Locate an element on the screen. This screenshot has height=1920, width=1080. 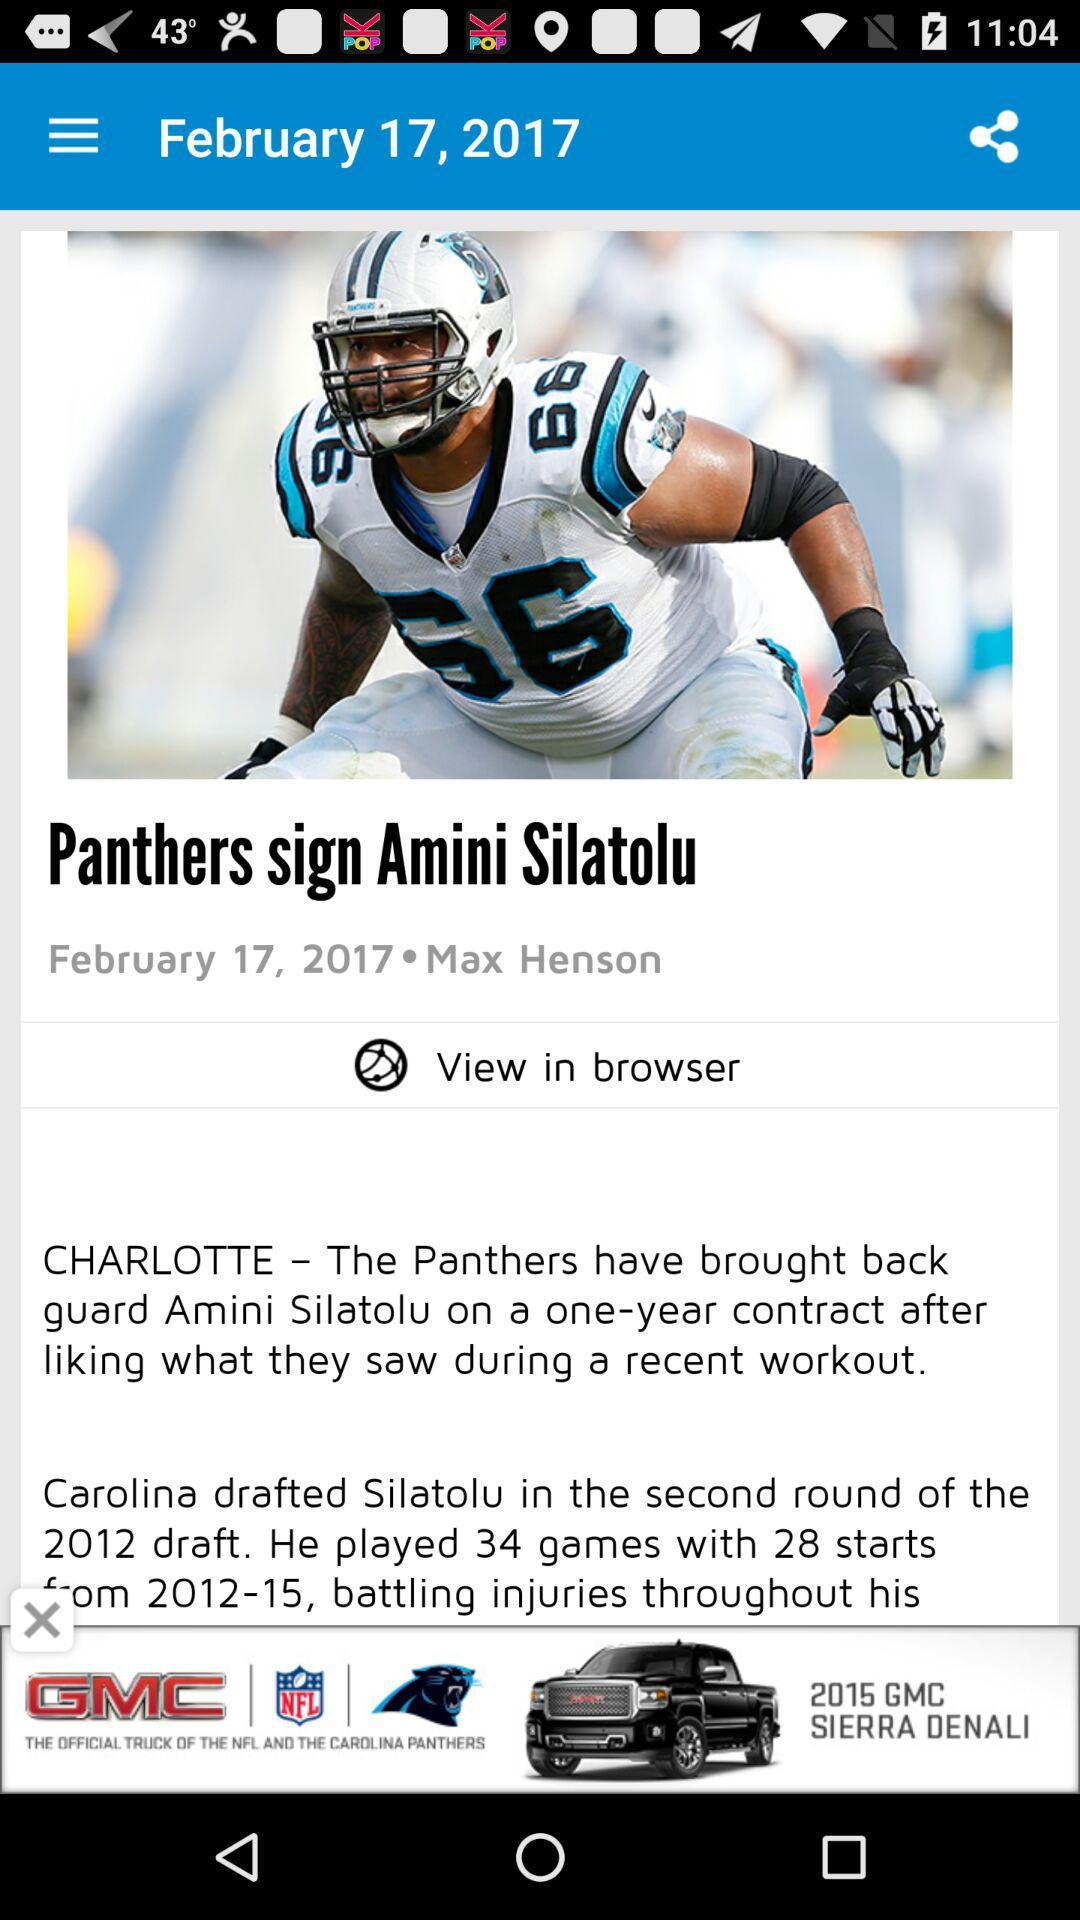
open an advertisements is located at coordinates (540, 1464).